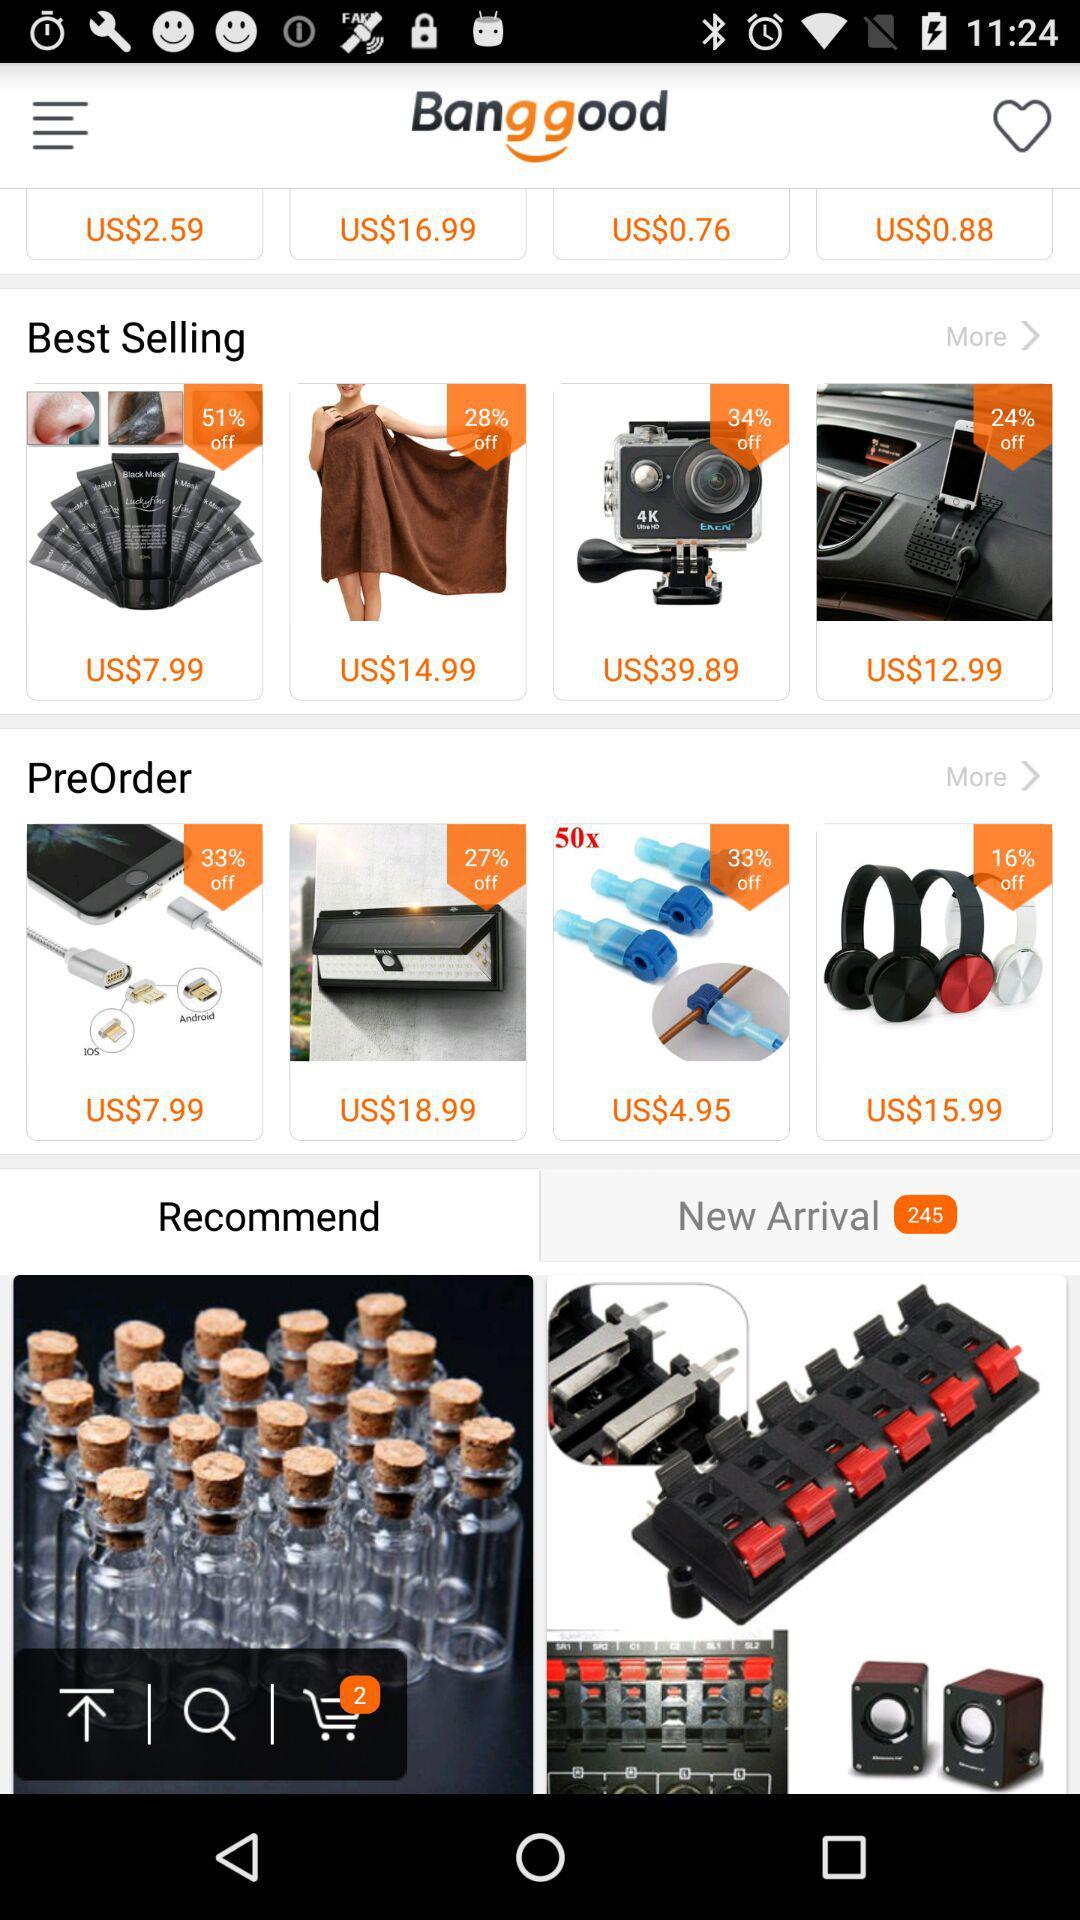 The image size is (1080, 1920). What do you see at coordinates (59, 133) in the screenshot?
I see `the filter_list icon` at bounding box center [59, 133].